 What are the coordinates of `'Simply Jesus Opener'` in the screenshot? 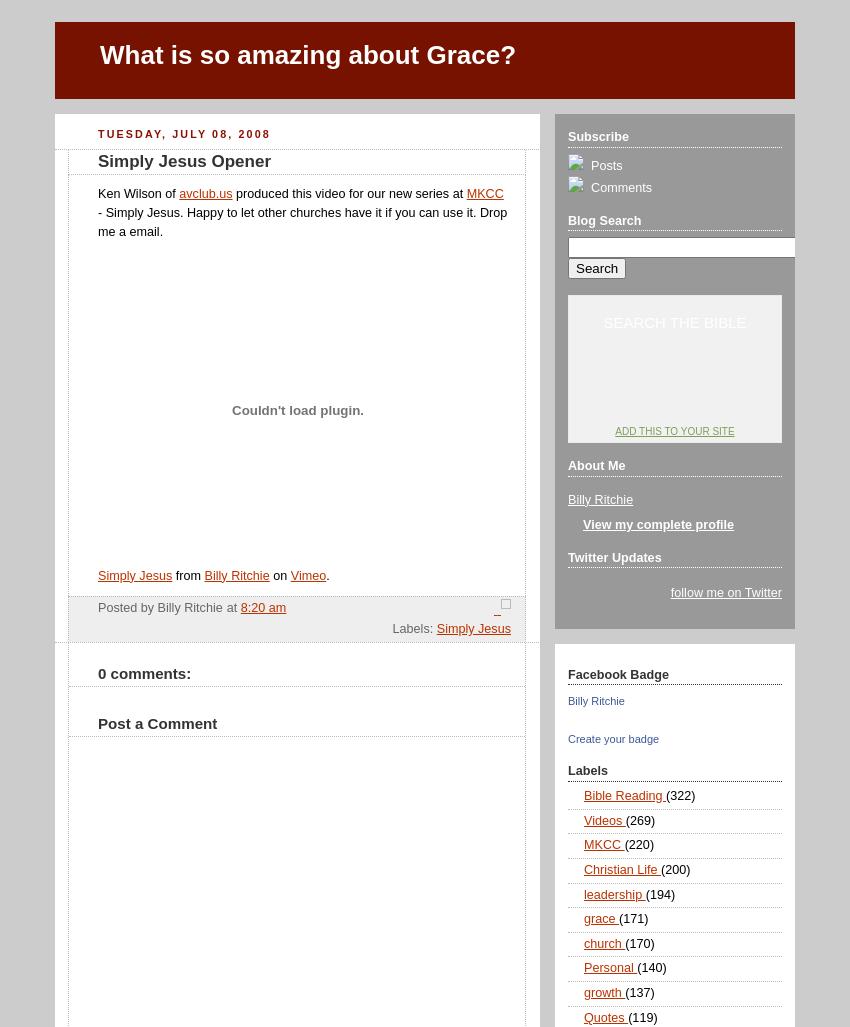 It's located at (183, 161).